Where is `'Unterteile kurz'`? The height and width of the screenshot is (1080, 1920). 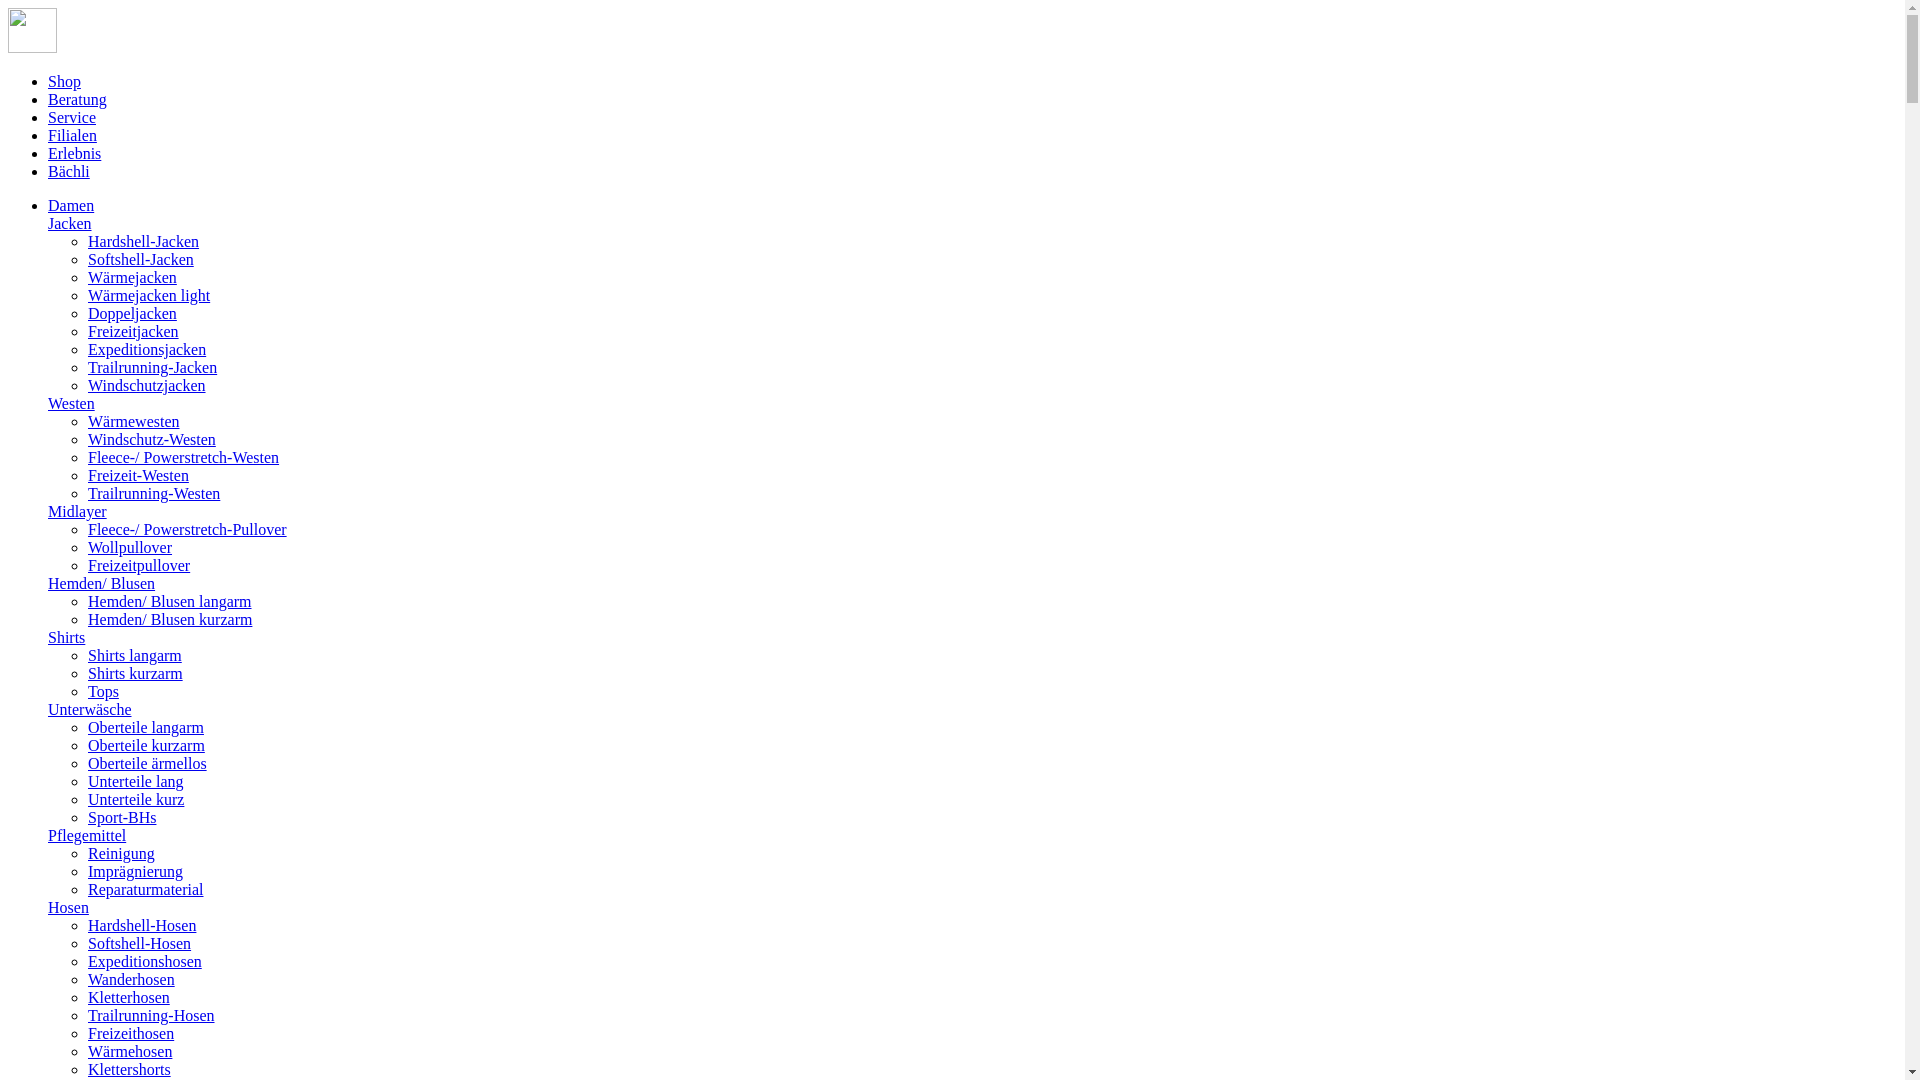
'Unterteile kurz' is located at coordinates (134, 798).